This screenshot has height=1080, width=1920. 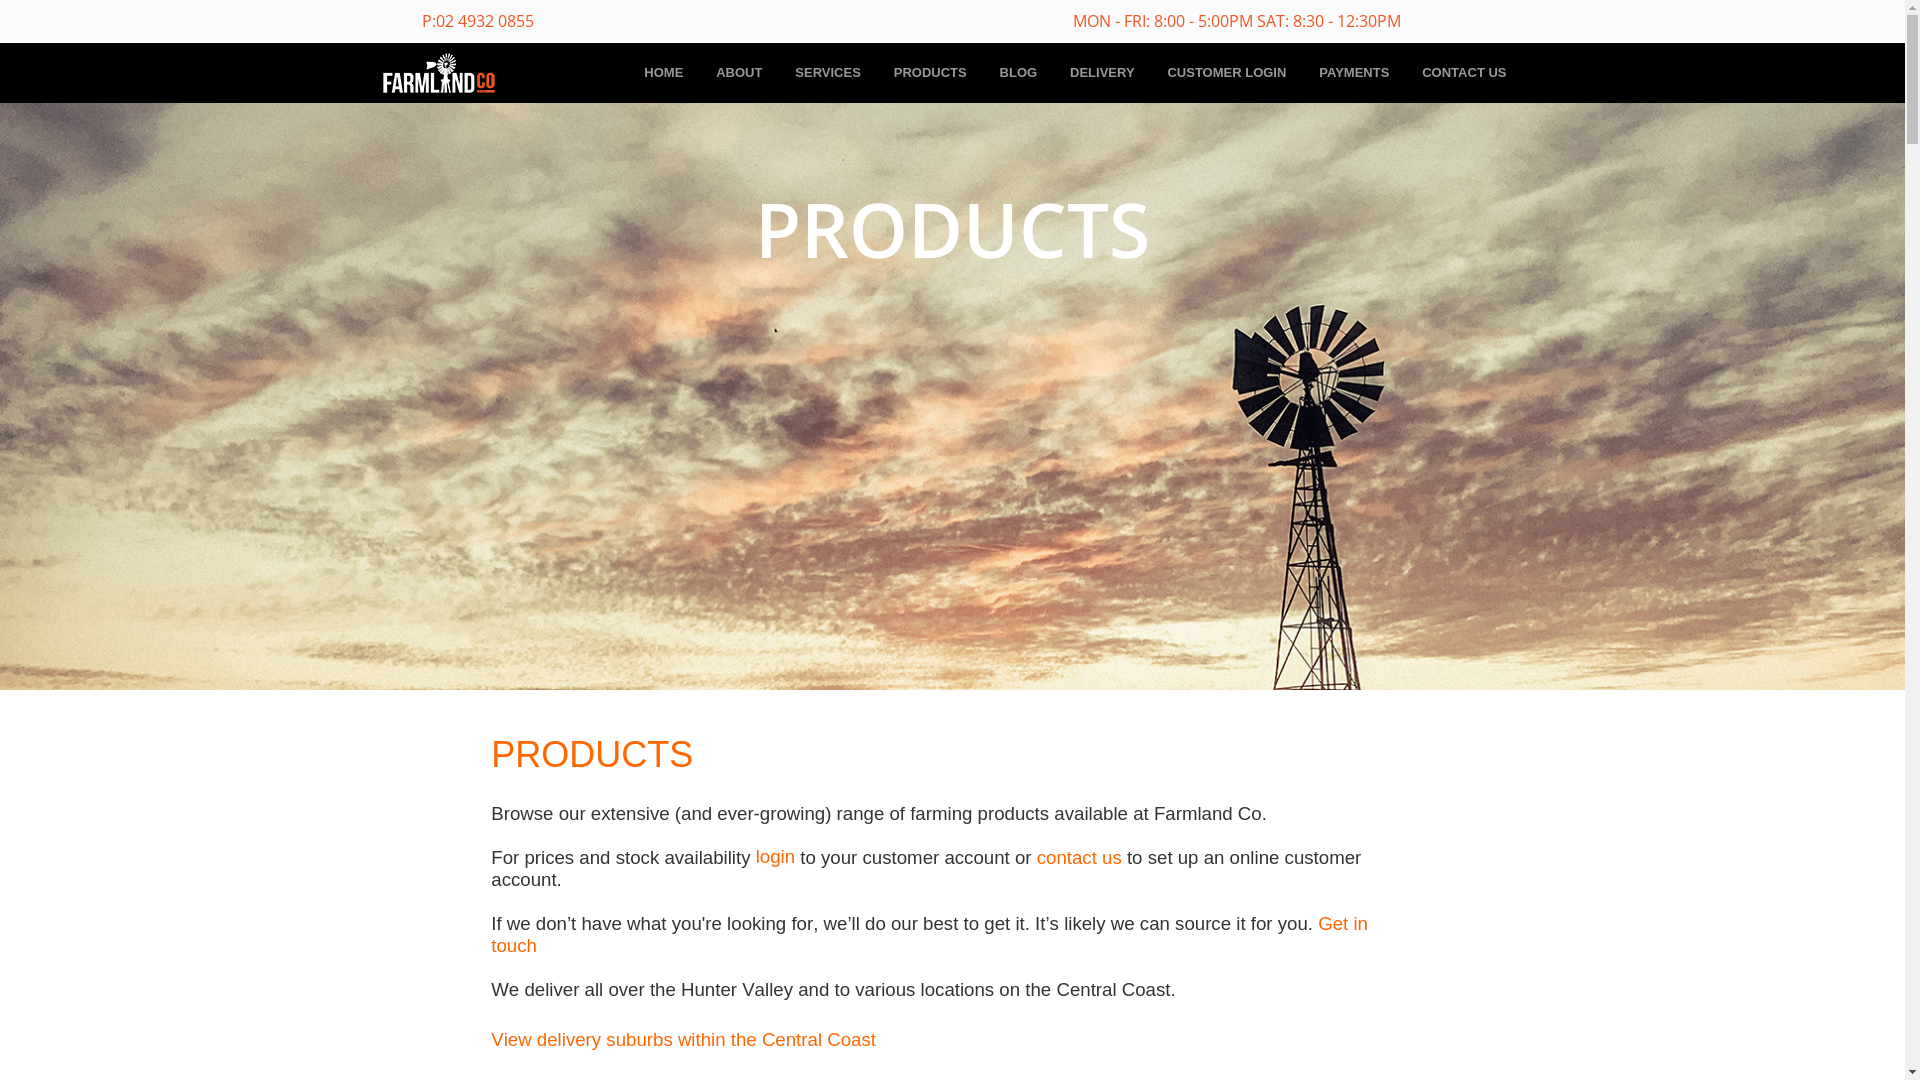 I want to click on ' ', so click(x=539, y=944).